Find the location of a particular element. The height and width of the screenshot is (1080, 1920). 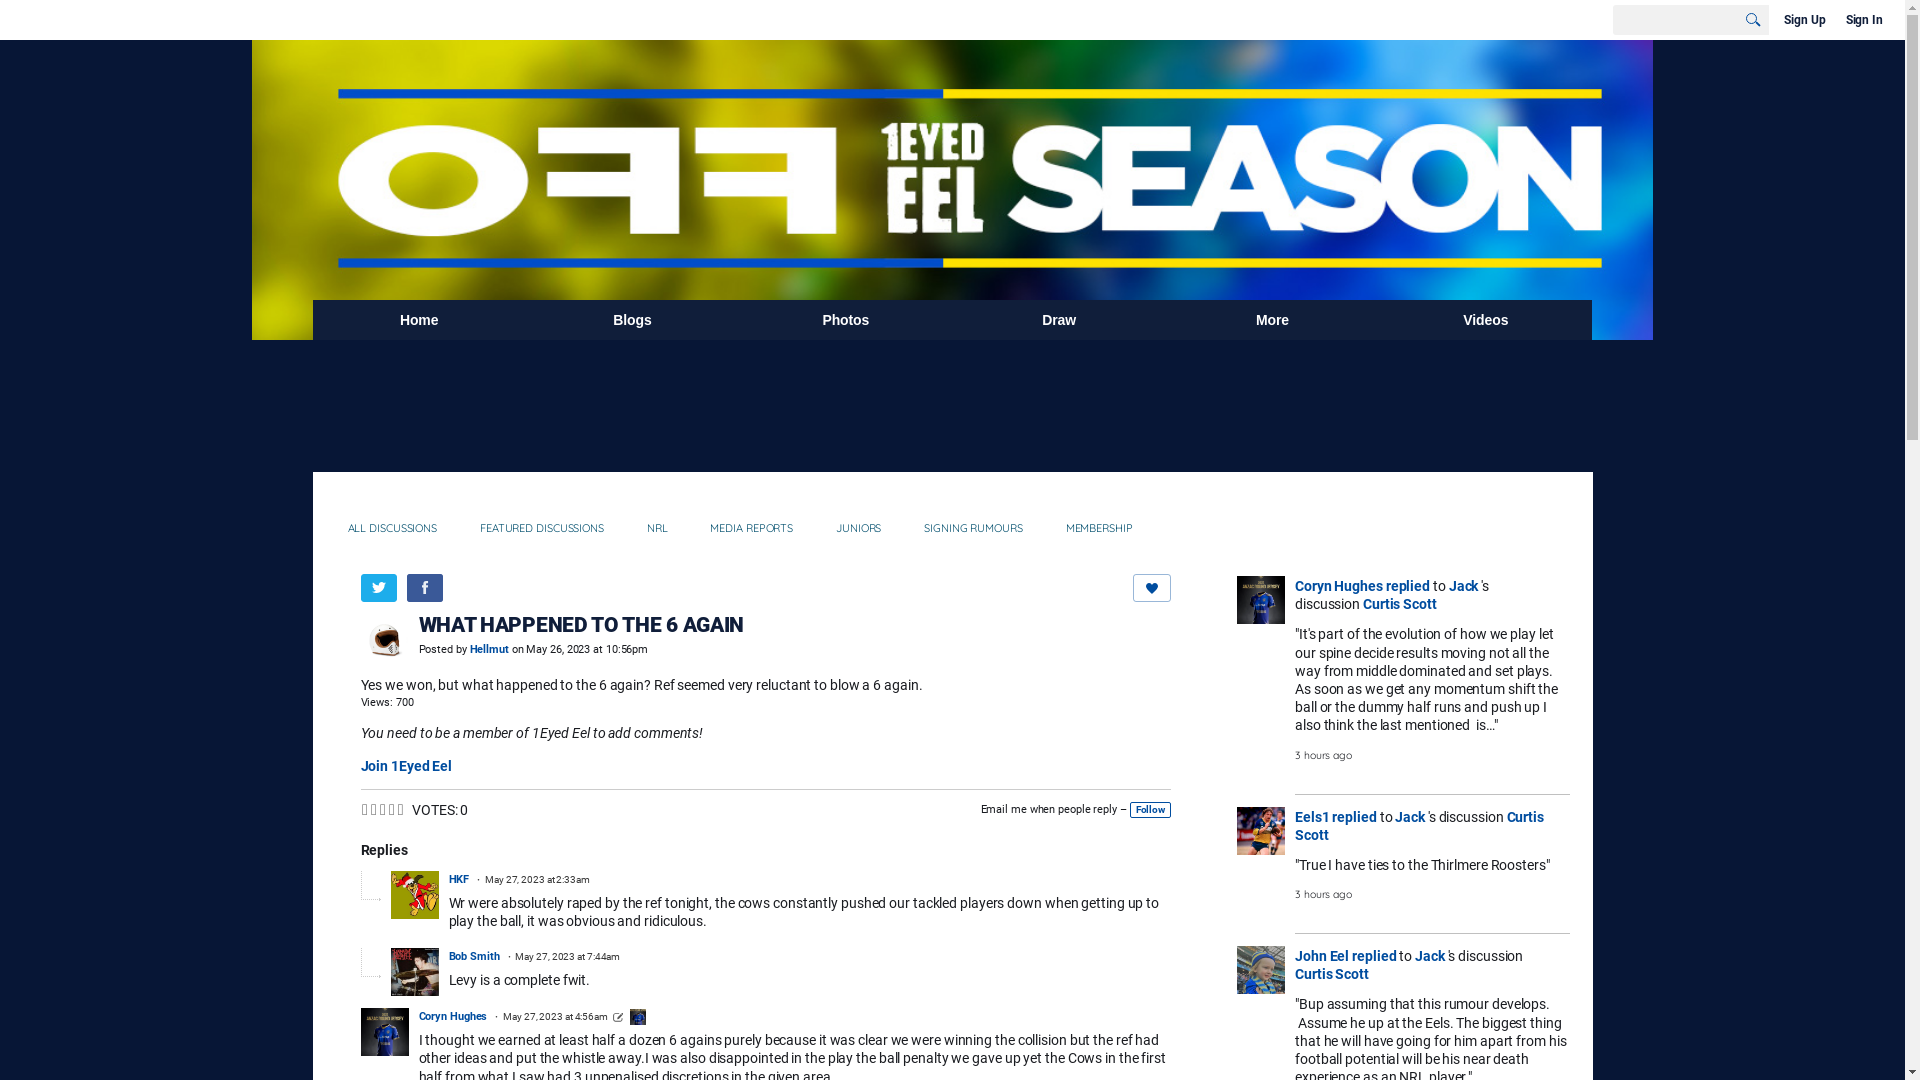

'Coryn Hughes' is located at coordinates (1339, 585).